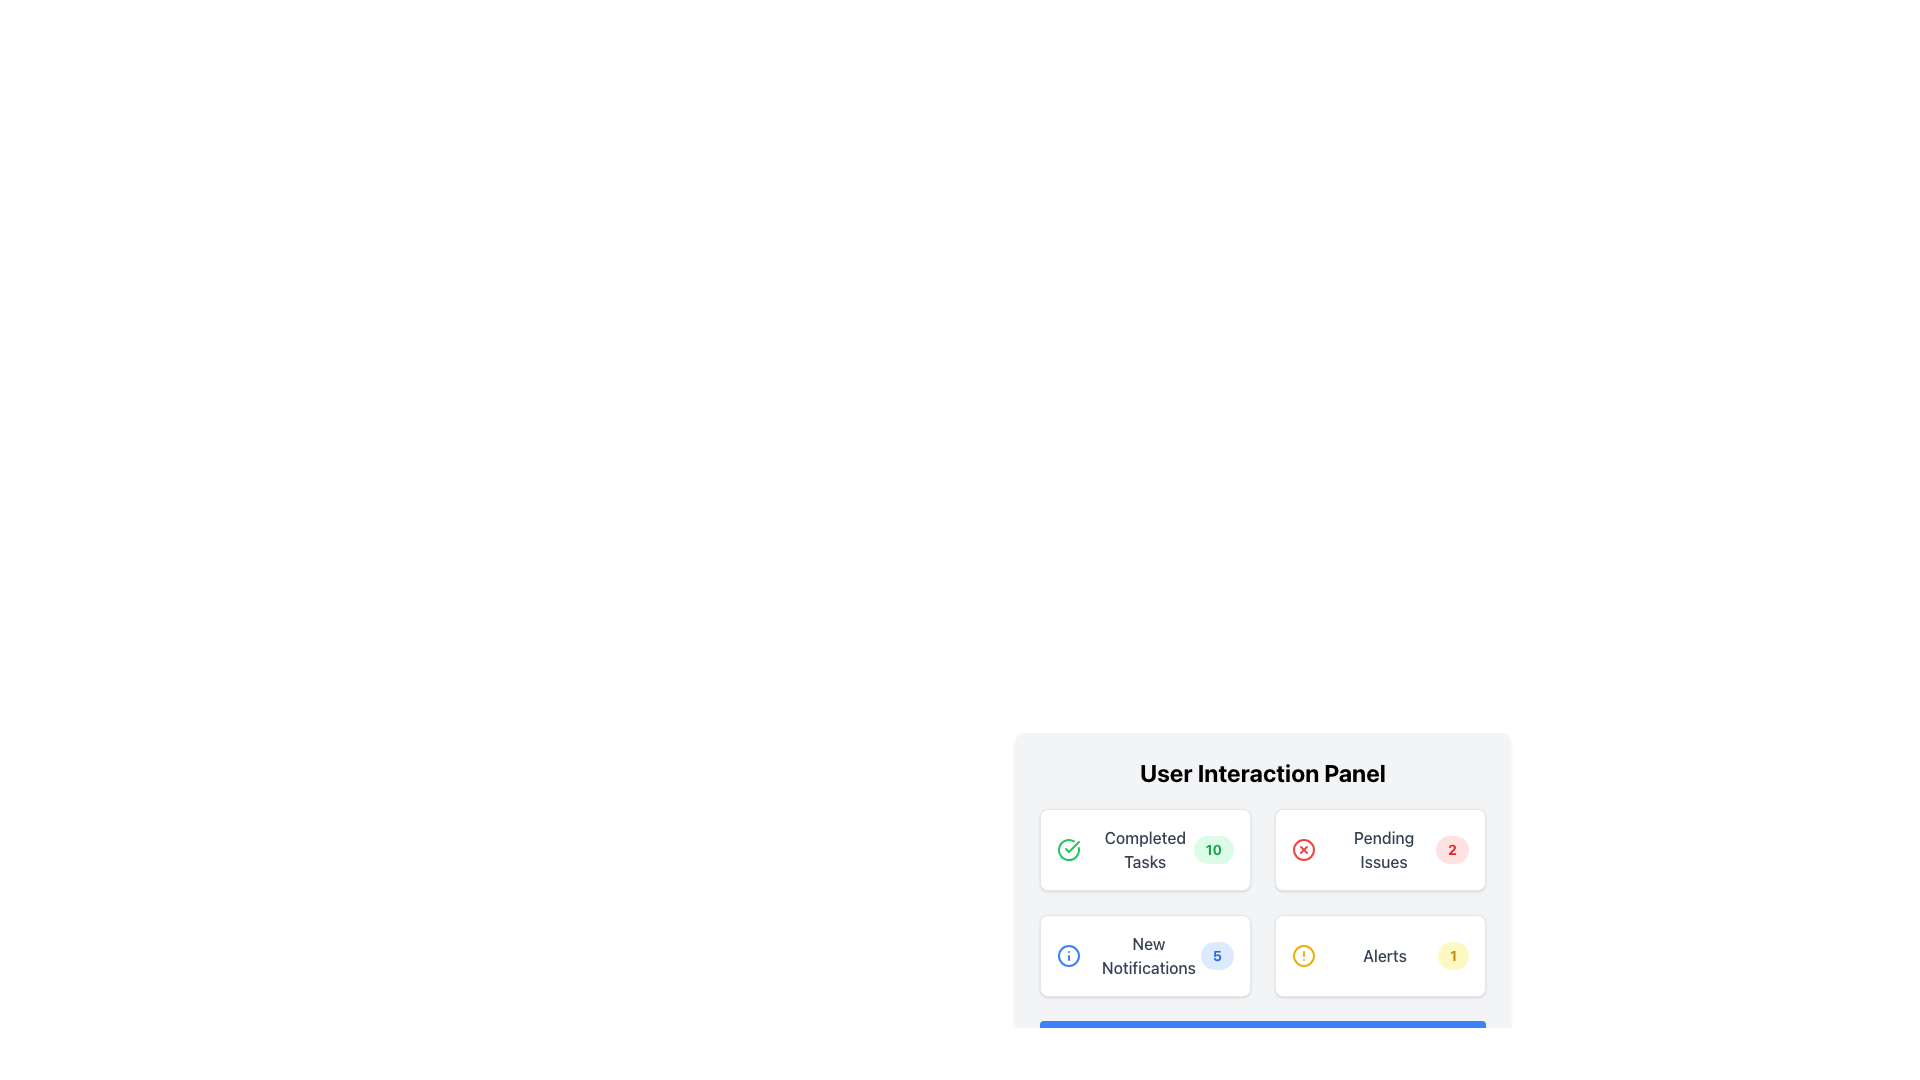  I want to click on the number displayed on the Notification Badge located at the top-right corner of the 'Alerts' card in the bottom-right box of the grid of four cards, so click(1453, 955).